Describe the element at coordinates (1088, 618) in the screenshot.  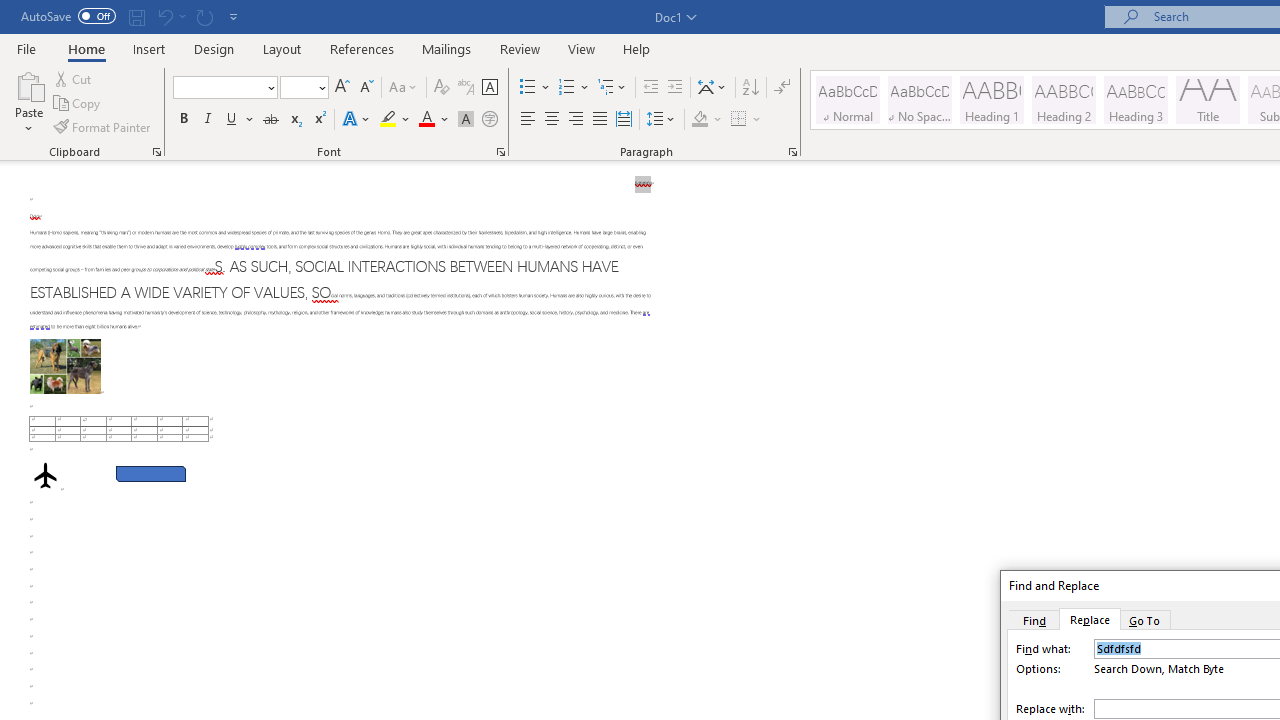
I see `'Replace'` at that location.